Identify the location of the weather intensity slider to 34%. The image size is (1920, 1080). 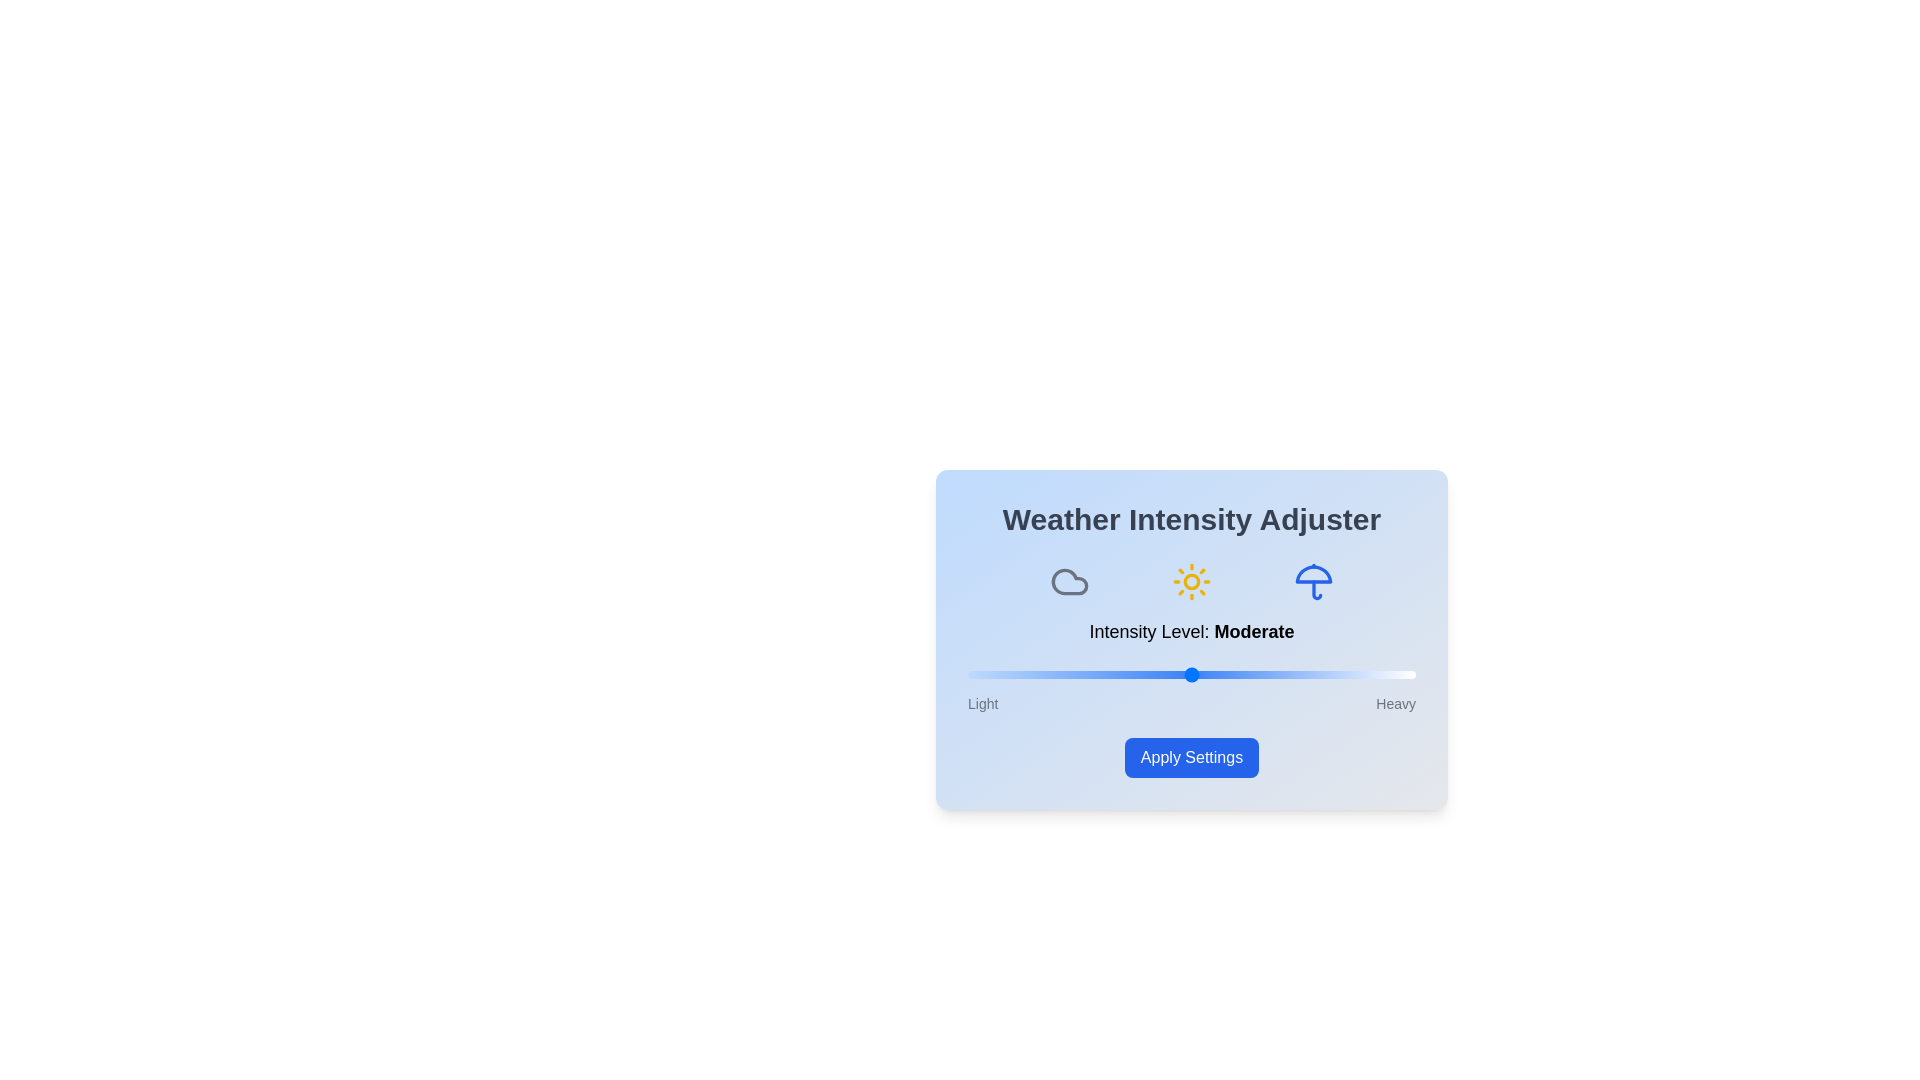
(1120, 675).